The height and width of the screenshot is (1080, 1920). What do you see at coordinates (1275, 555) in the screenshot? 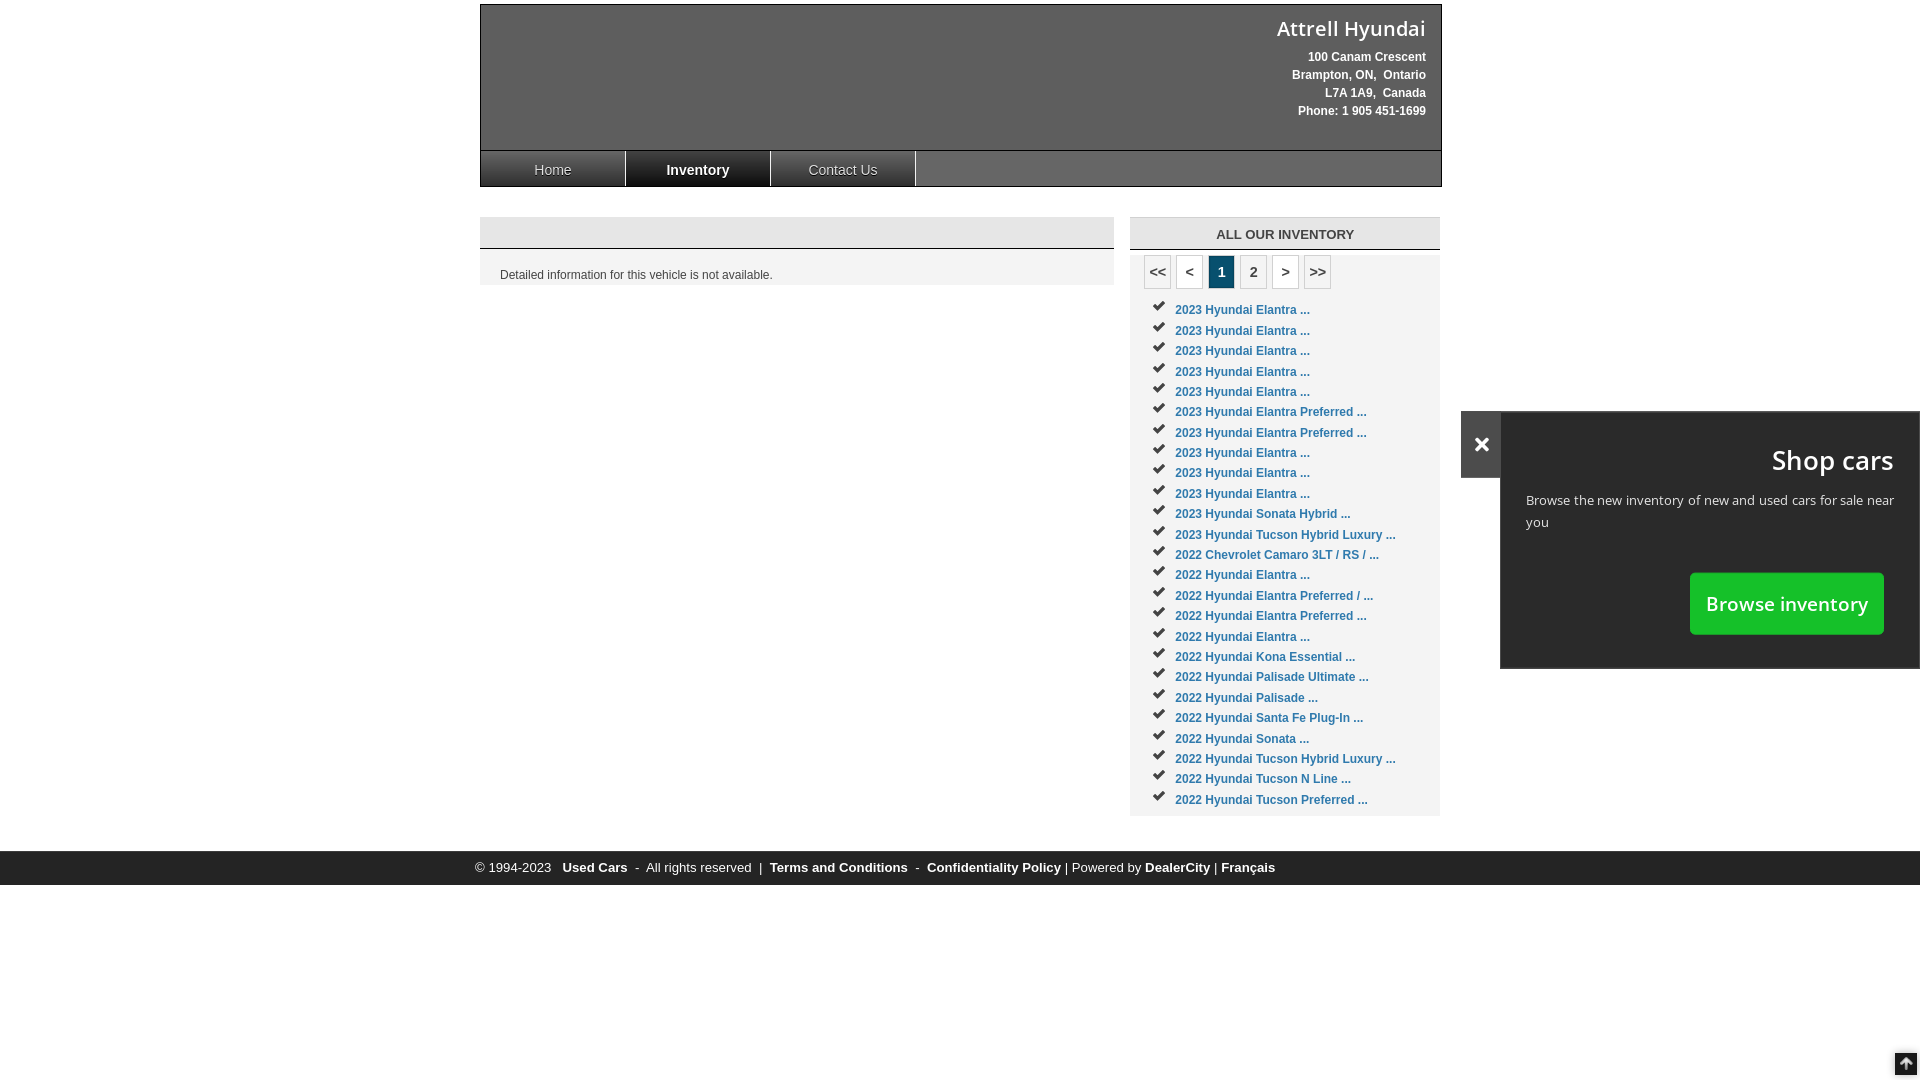
I see `'2022 Chevrolet Camaro 3LT / RS / ...'` at bounding box center [1275, 555].